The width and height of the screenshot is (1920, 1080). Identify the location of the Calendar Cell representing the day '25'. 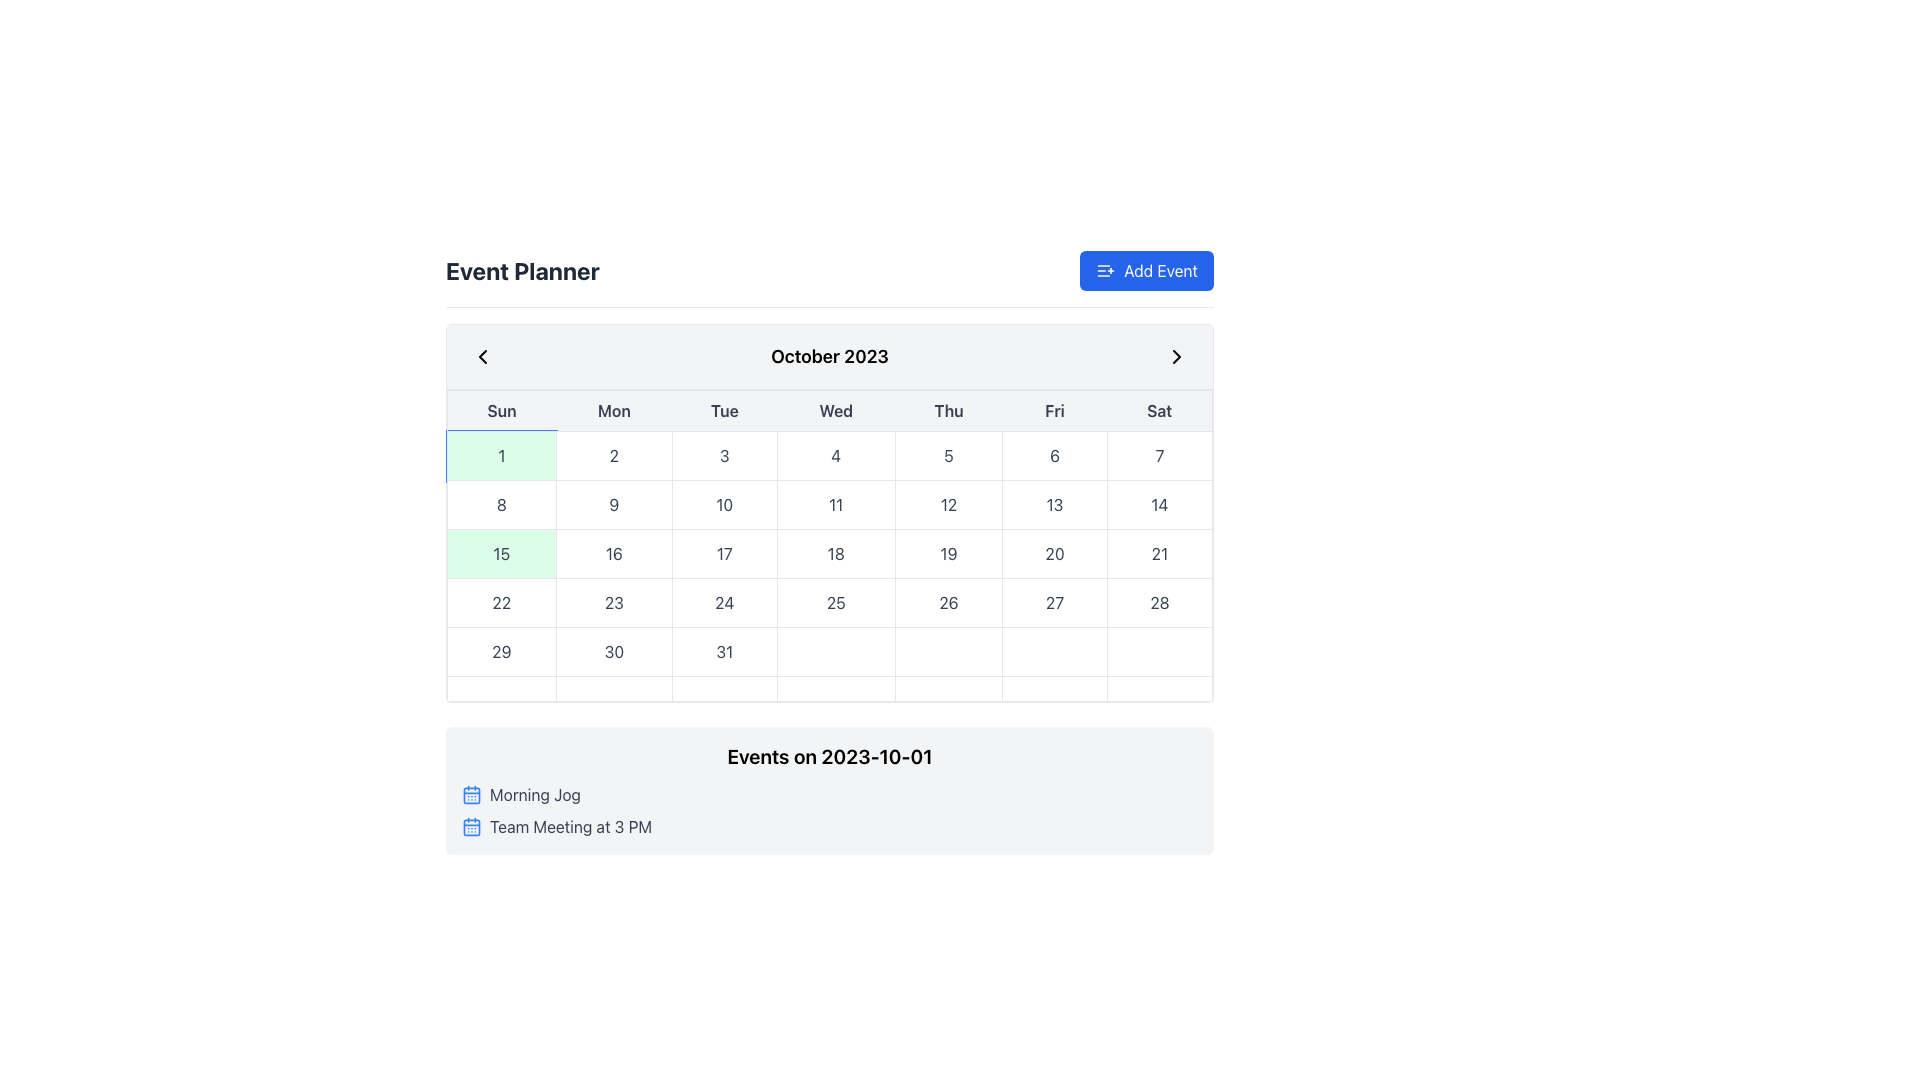
(836, 601).